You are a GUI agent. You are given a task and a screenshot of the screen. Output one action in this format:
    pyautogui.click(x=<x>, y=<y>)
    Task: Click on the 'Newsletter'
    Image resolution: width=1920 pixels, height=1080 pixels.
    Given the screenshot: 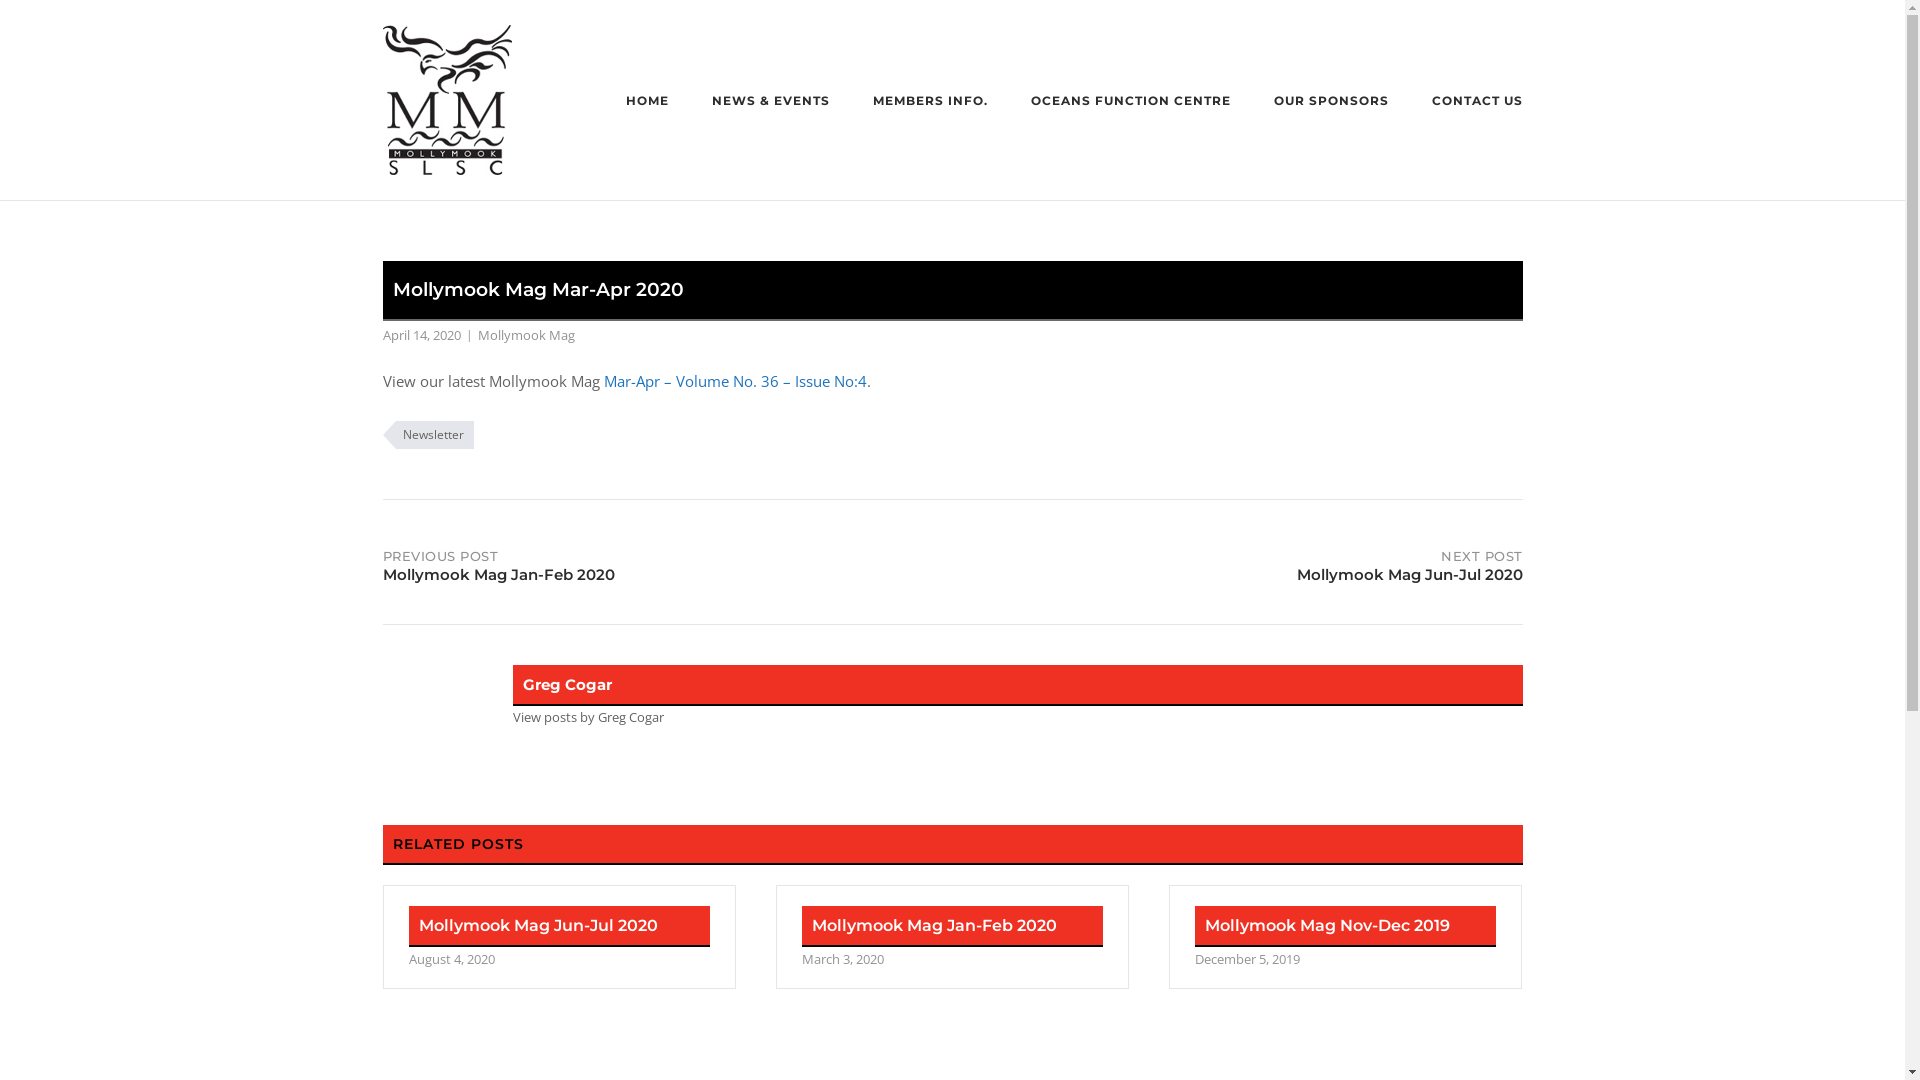 What is the action you would take?
    pyautogui.click(x=426, y=434)
    